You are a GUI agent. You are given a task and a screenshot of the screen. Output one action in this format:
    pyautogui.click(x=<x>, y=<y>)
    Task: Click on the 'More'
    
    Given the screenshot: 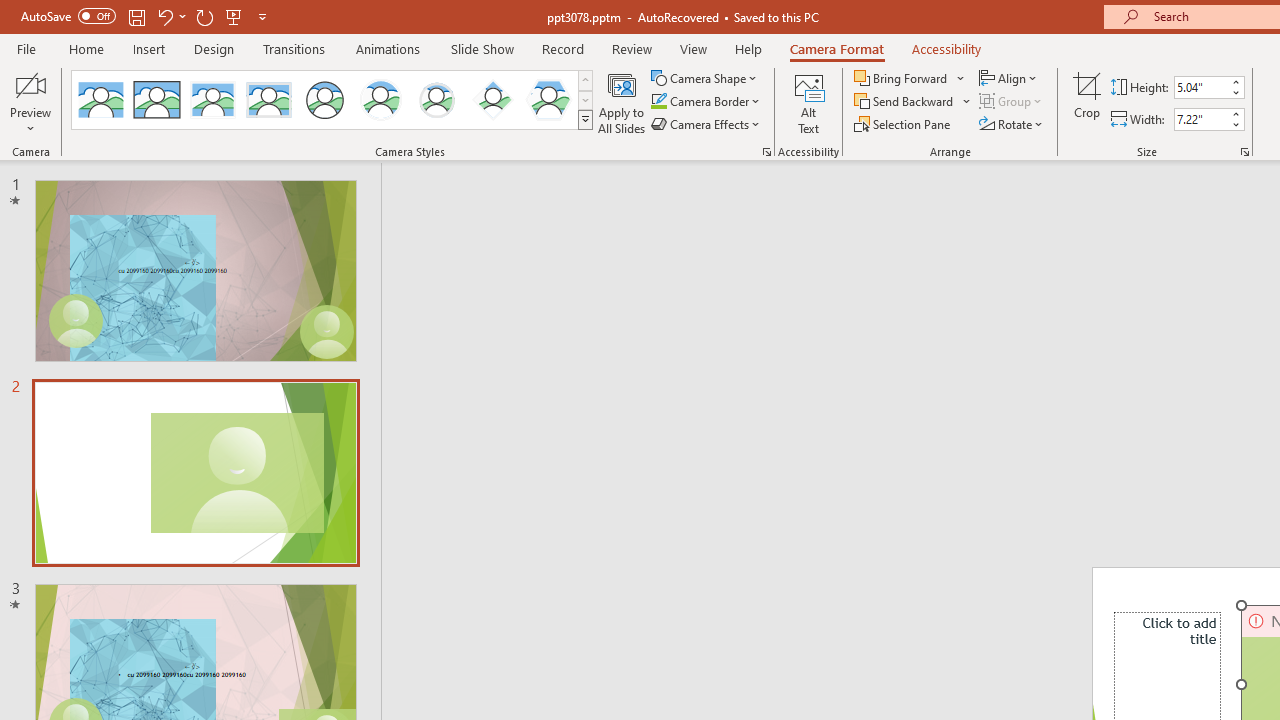 What is the action you would take?
    pyautogui.click(x=1234, y=113)
    